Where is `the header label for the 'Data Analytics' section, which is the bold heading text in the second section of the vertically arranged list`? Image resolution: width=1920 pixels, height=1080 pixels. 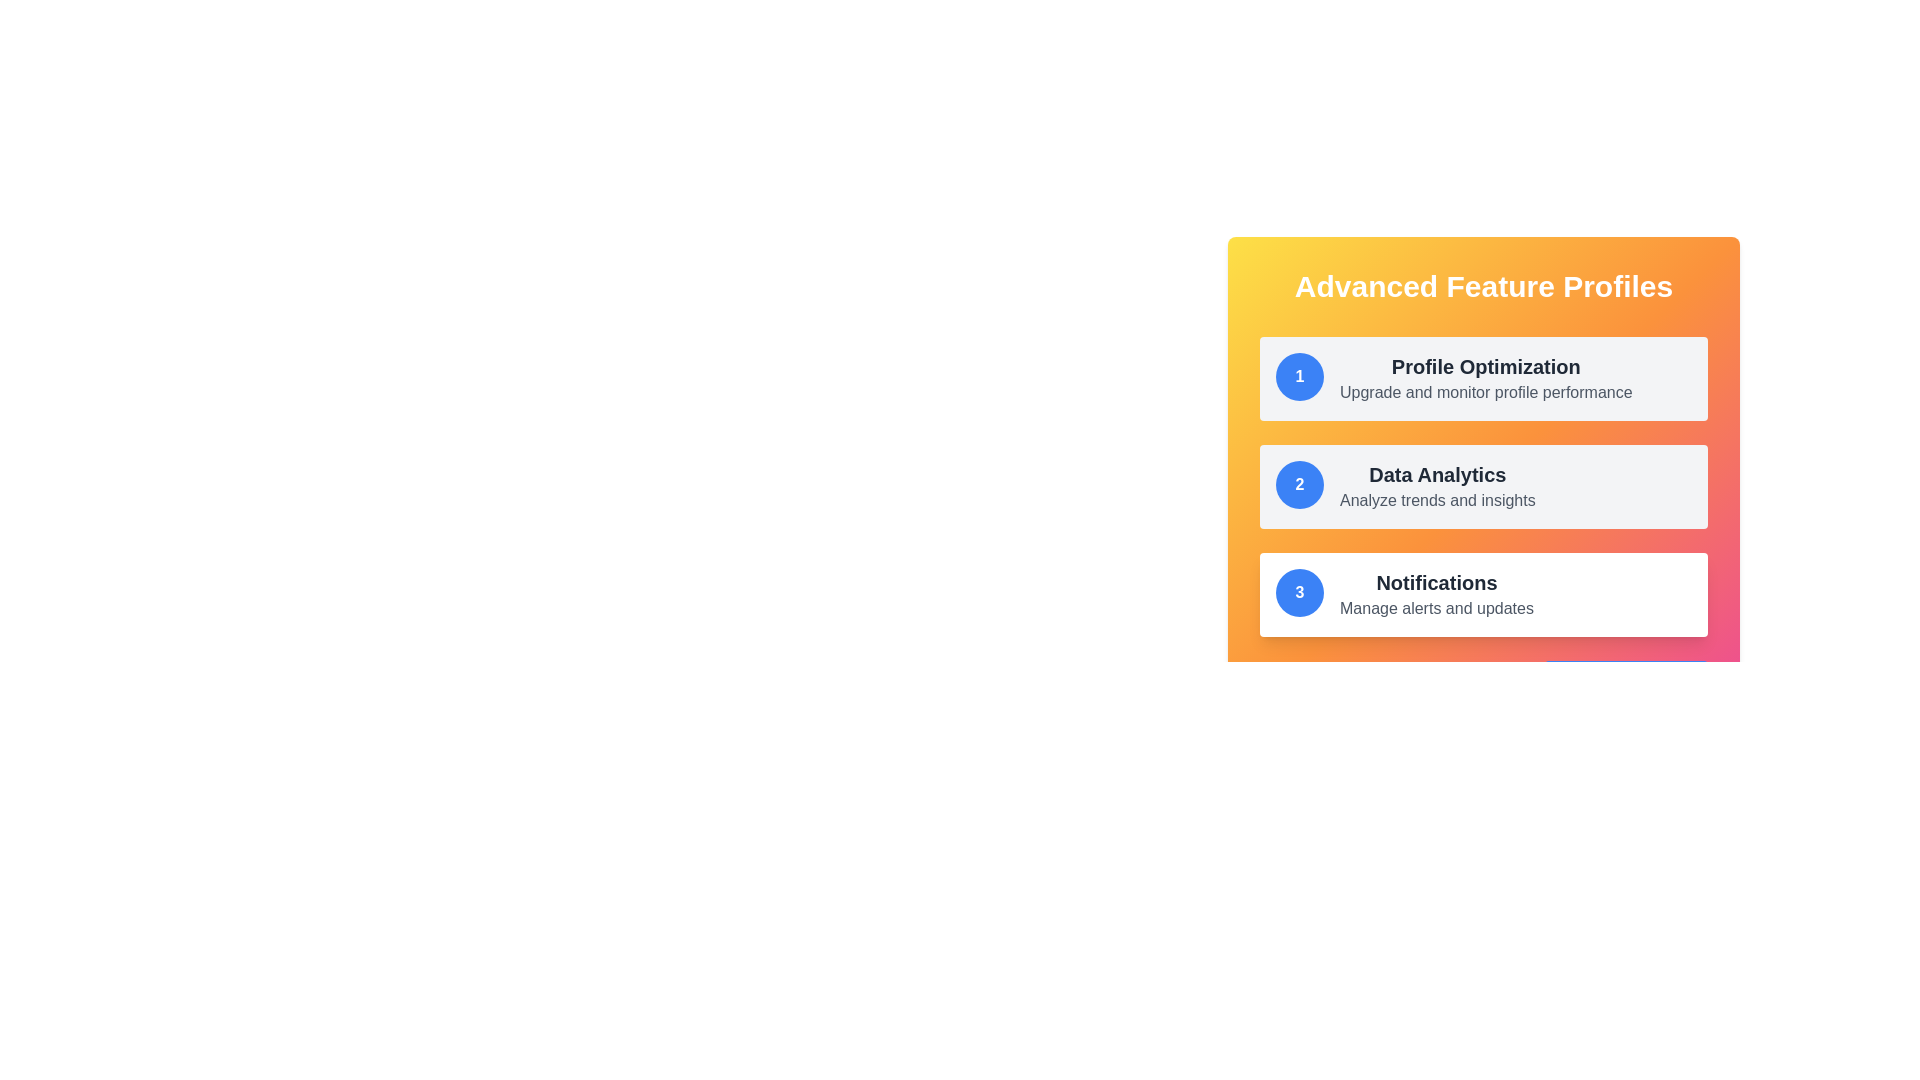 the header label for the 'Data Analytics' section, which is the bold heading text in the second section of the vertically arranged list is located at coordinates (1436, 474).